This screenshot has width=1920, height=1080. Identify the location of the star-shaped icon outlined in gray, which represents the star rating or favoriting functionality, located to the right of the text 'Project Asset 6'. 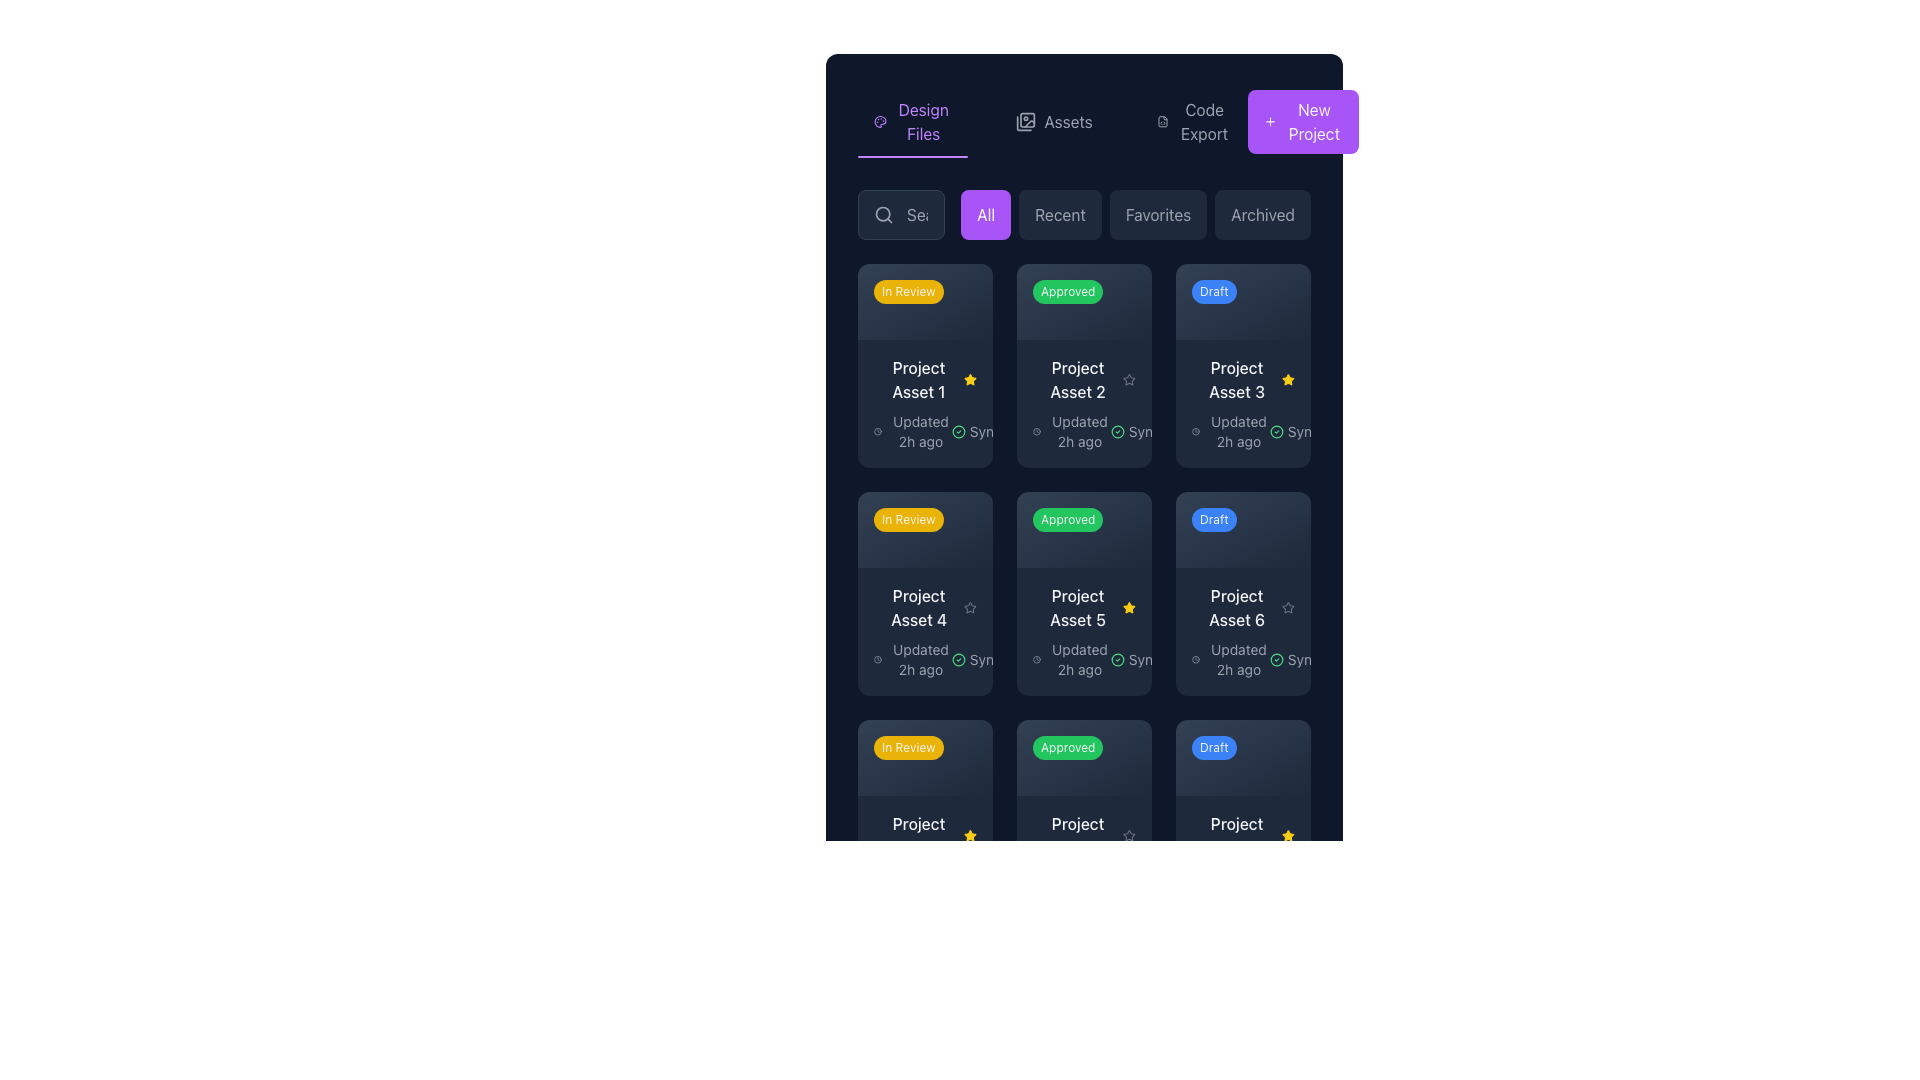
(1288, 606).